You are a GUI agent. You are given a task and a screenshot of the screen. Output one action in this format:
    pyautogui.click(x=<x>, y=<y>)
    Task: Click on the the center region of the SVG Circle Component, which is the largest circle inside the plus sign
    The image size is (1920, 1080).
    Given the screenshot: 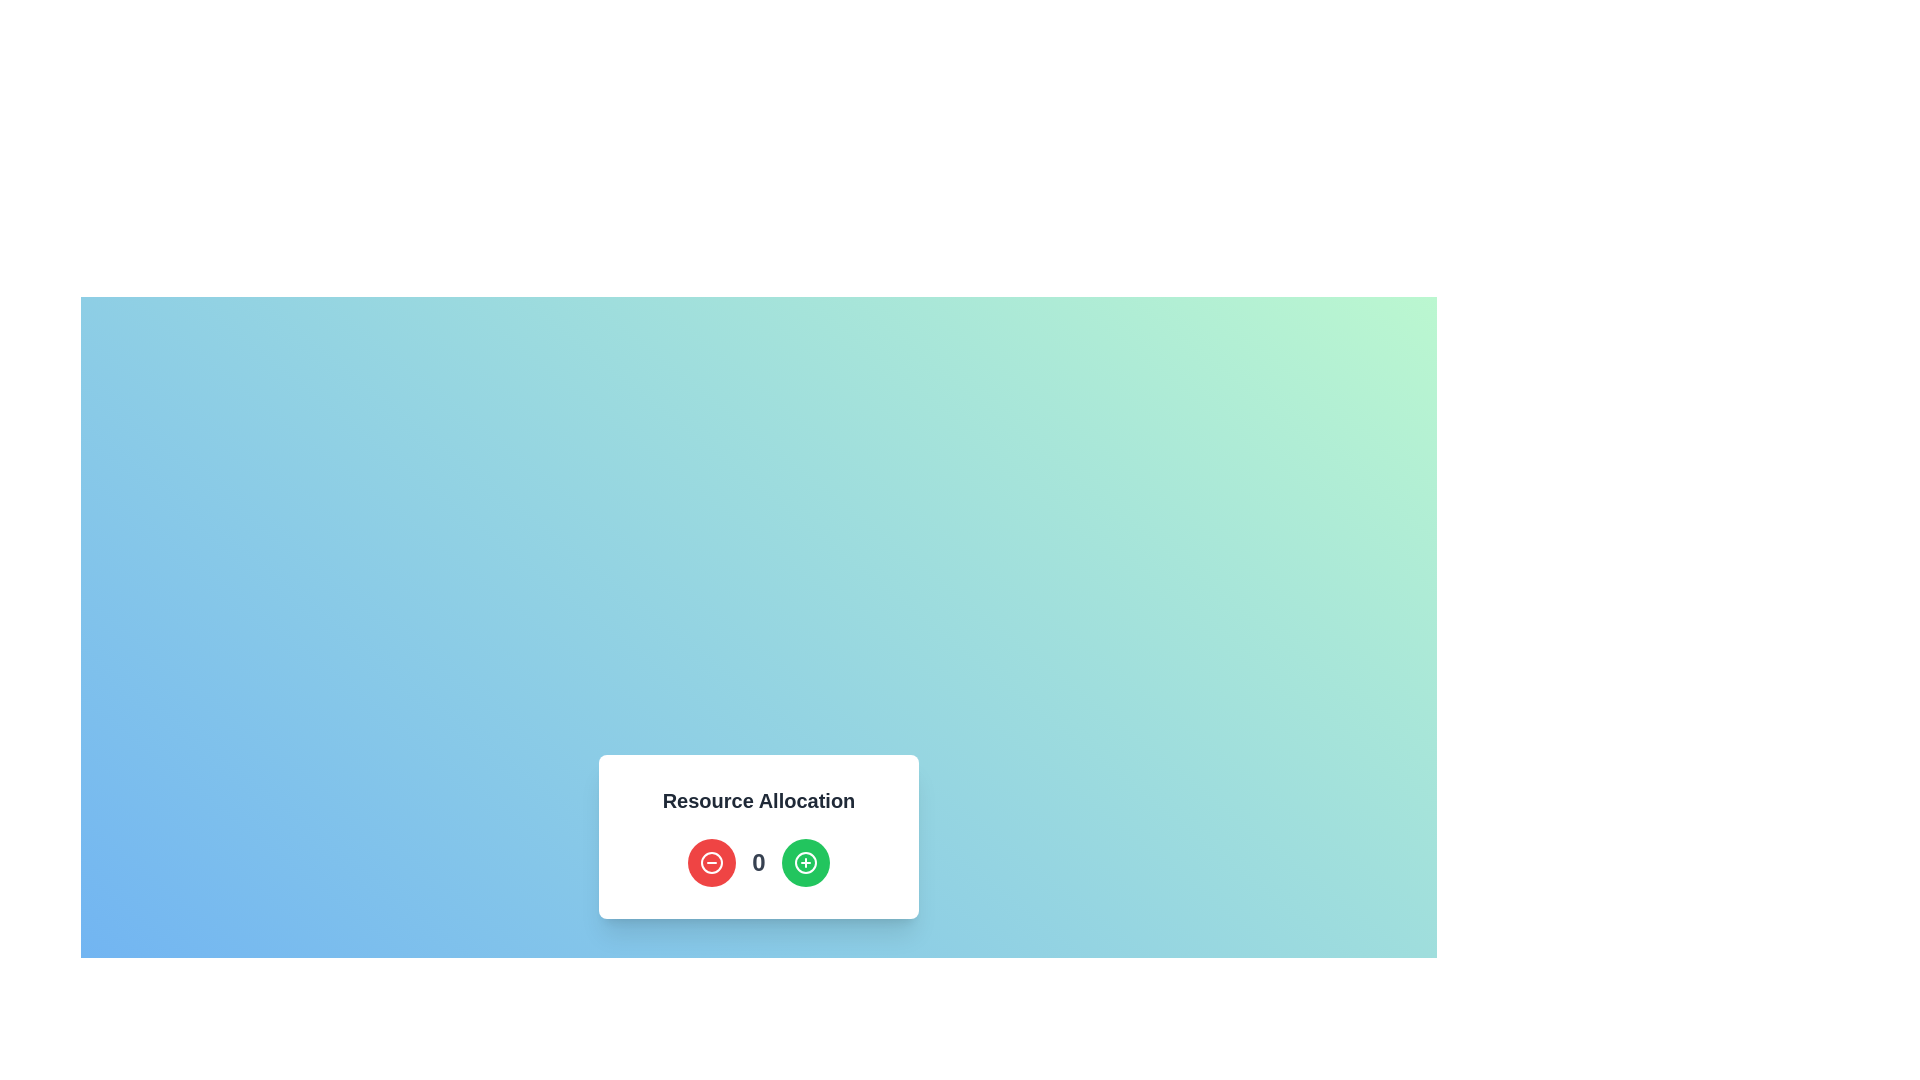 What is the action you would take?
    pyautogui.click(x=805, y=862)
    